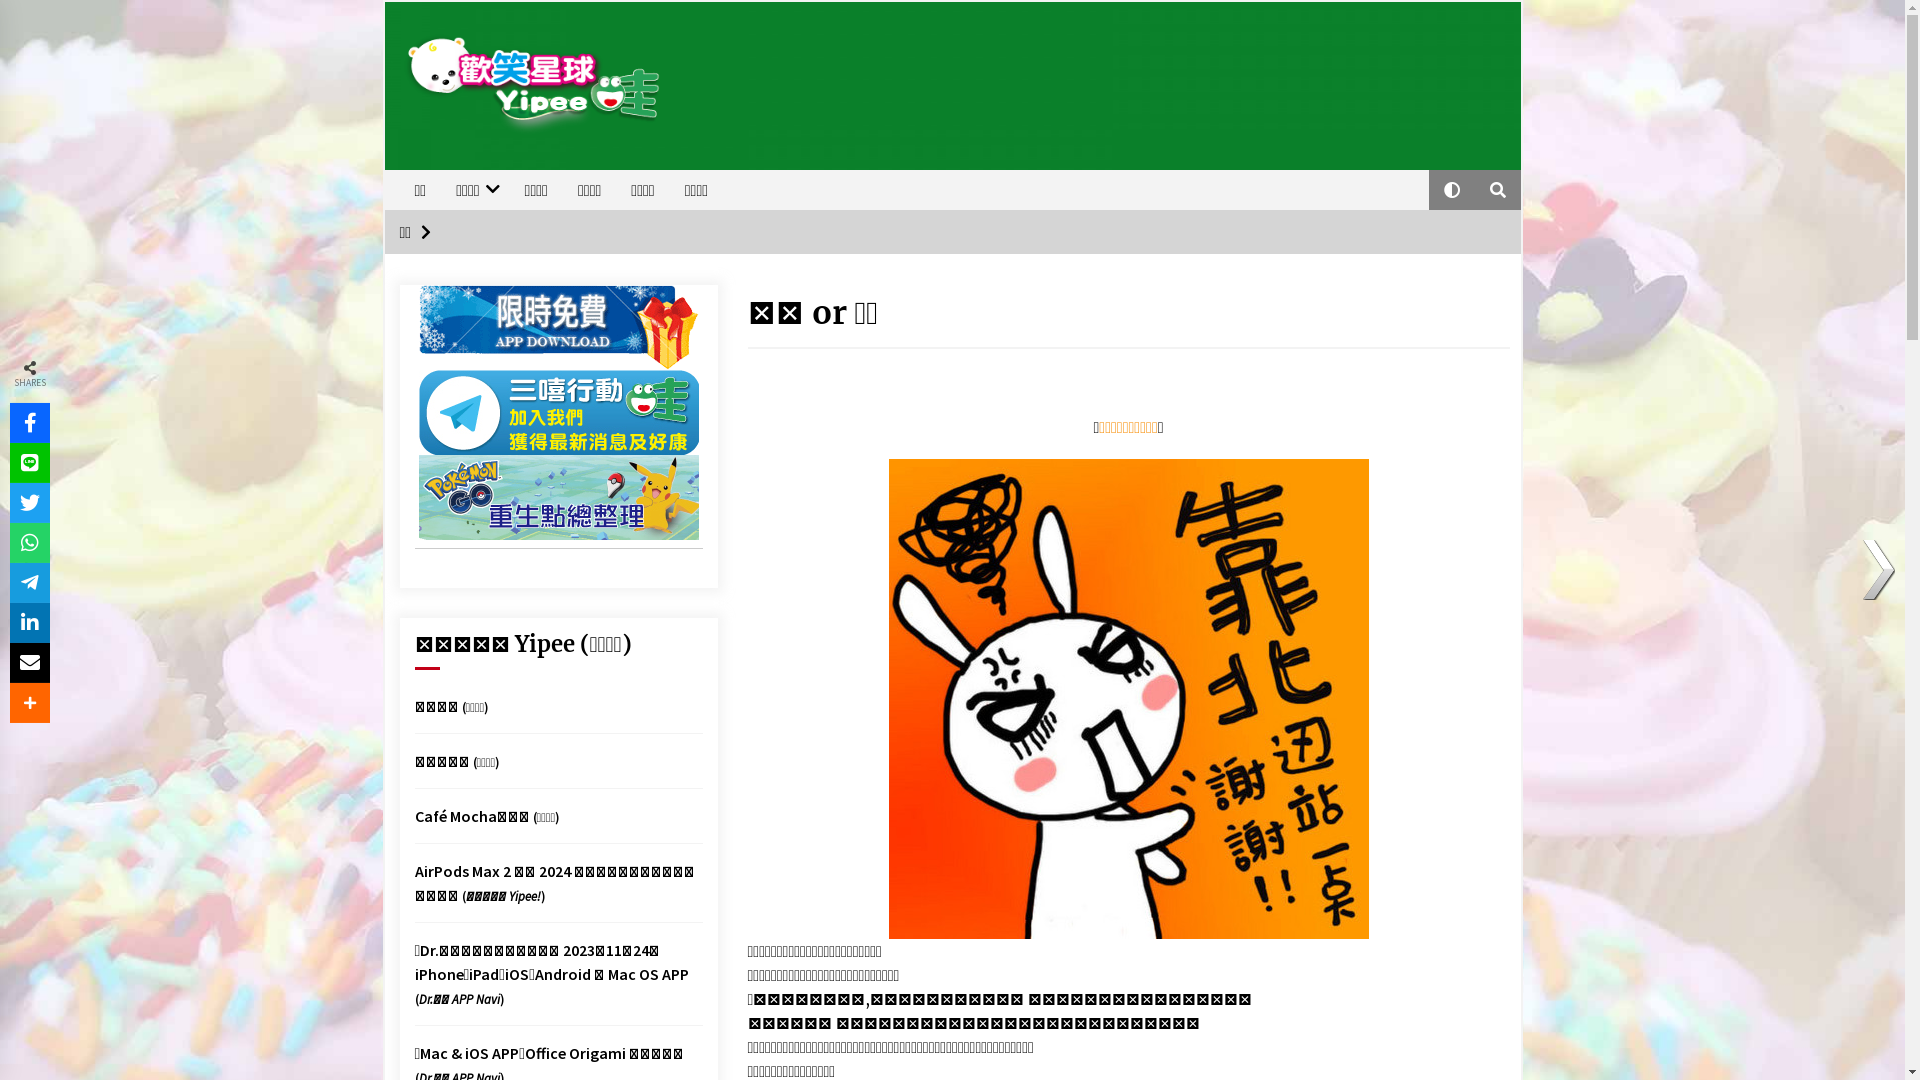 This screenshot has height=1080, width=1920. Describe the element at coordinates (29, 462) in the screenshot. I see `'Line'` at that location.